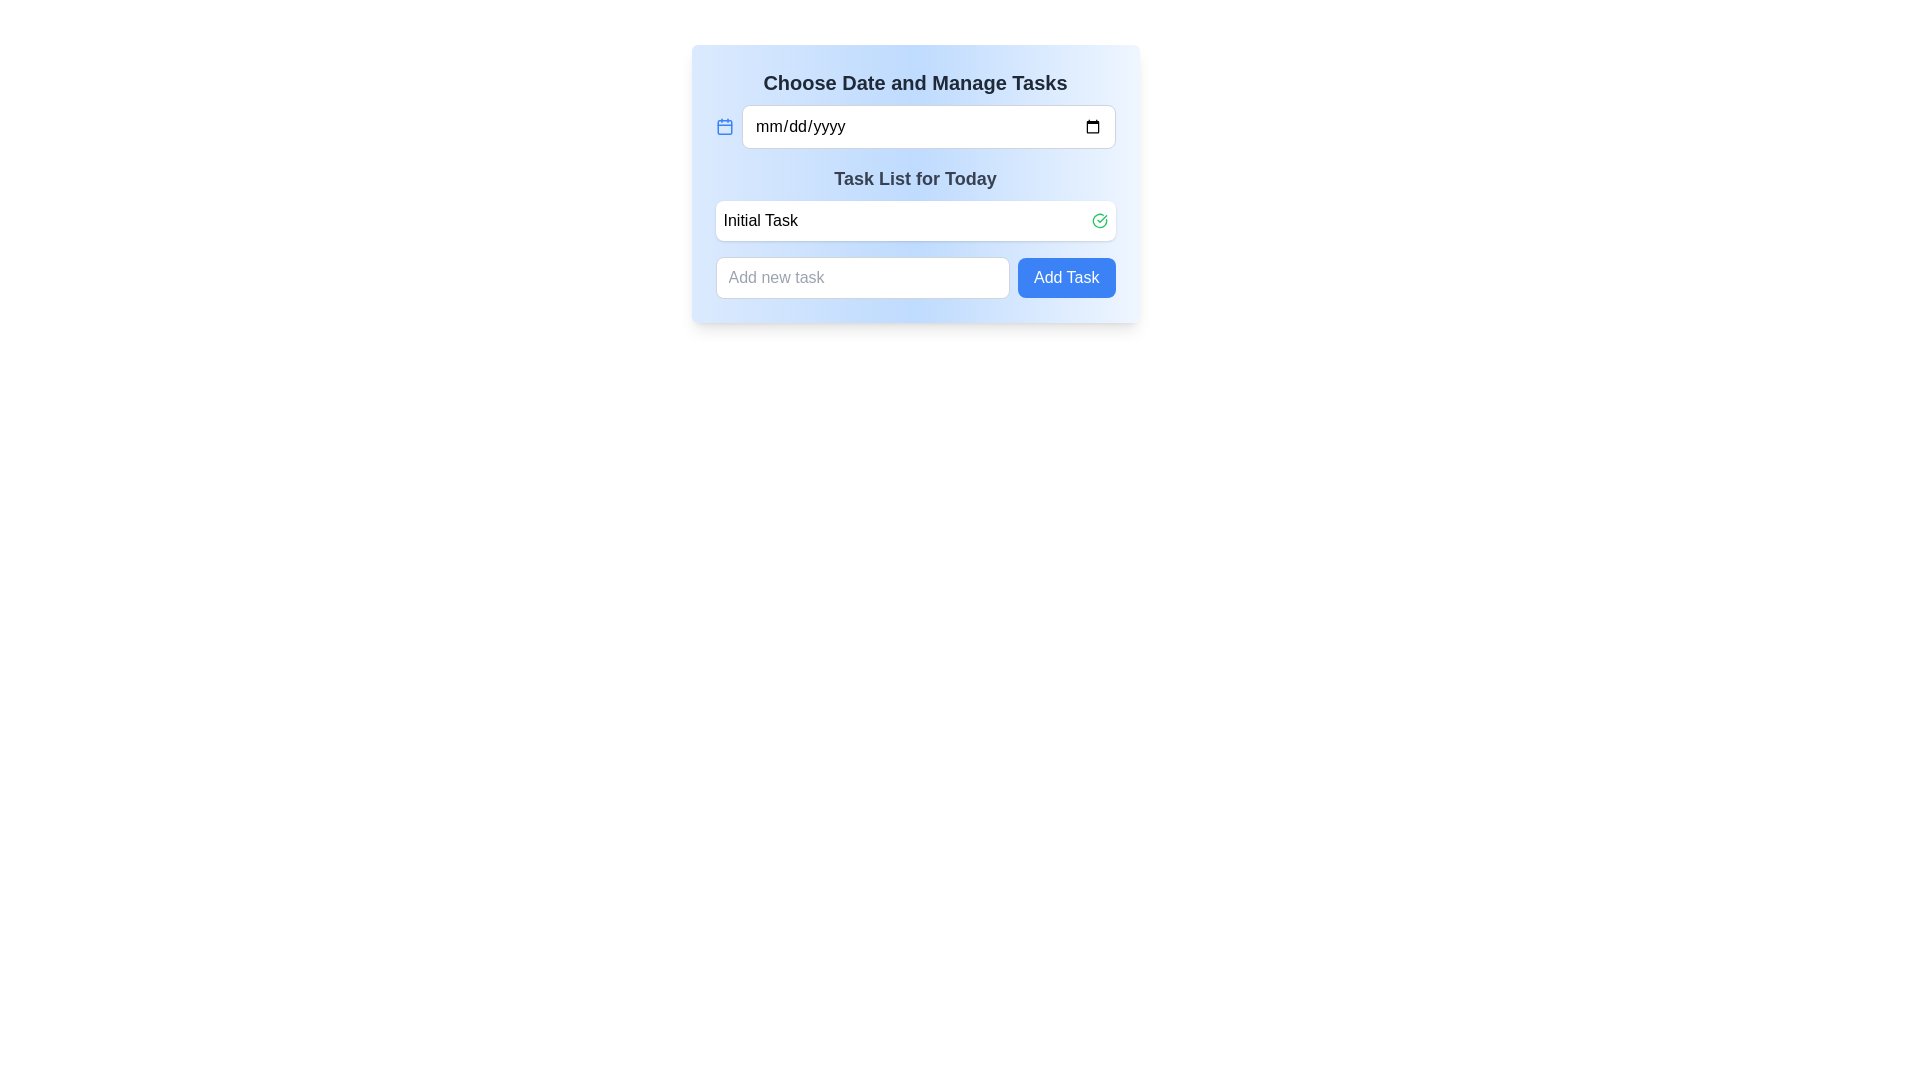 This screenshot has height=1080, width=1920. Describe the element at coordinates (914, 220) in the screenshot. I see `the details of the first task item in the 'Task List for Today', indicated by a green checkmark` at that location.